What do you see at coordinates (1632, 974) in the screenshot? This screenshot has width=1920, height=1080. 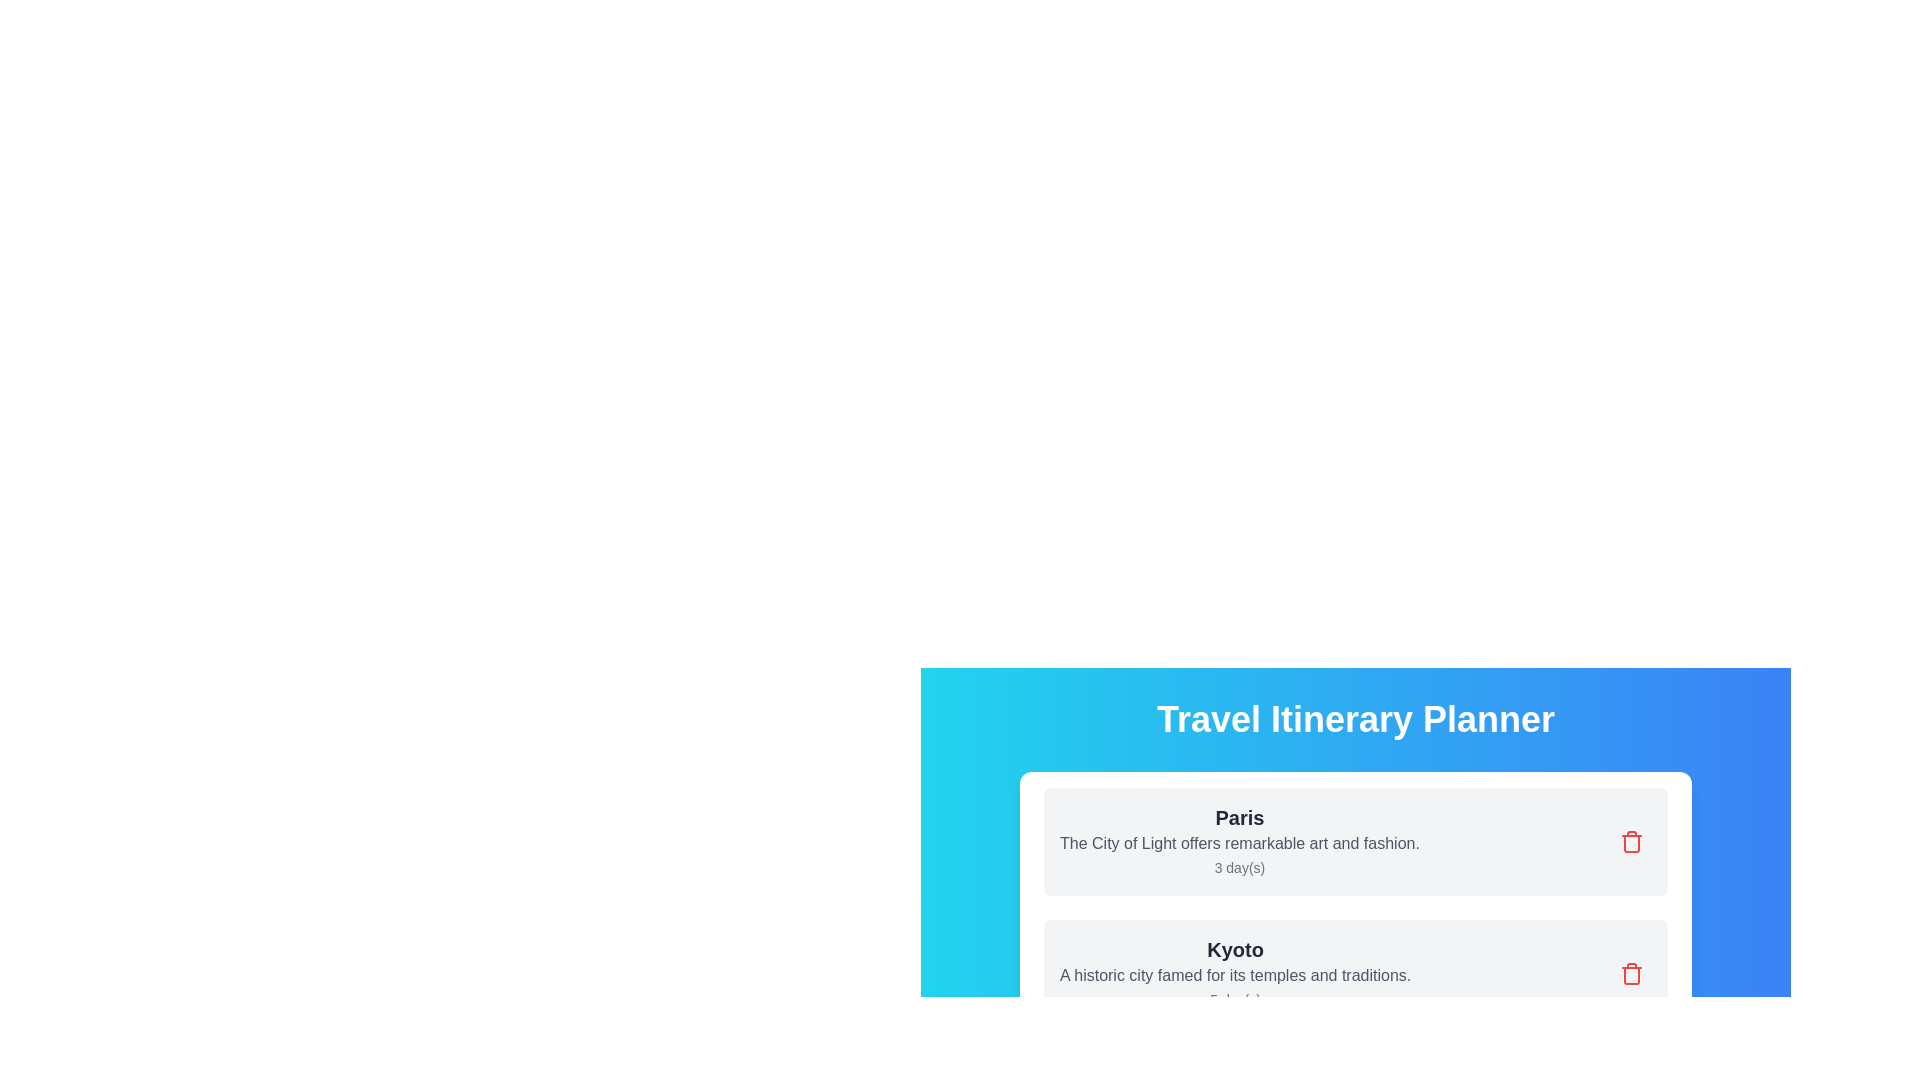 I see `the decorative graphical component of the trash can icon, which represents the delete functionality for the list item labeled 'Paris'` at bounding box center [1632, 974].